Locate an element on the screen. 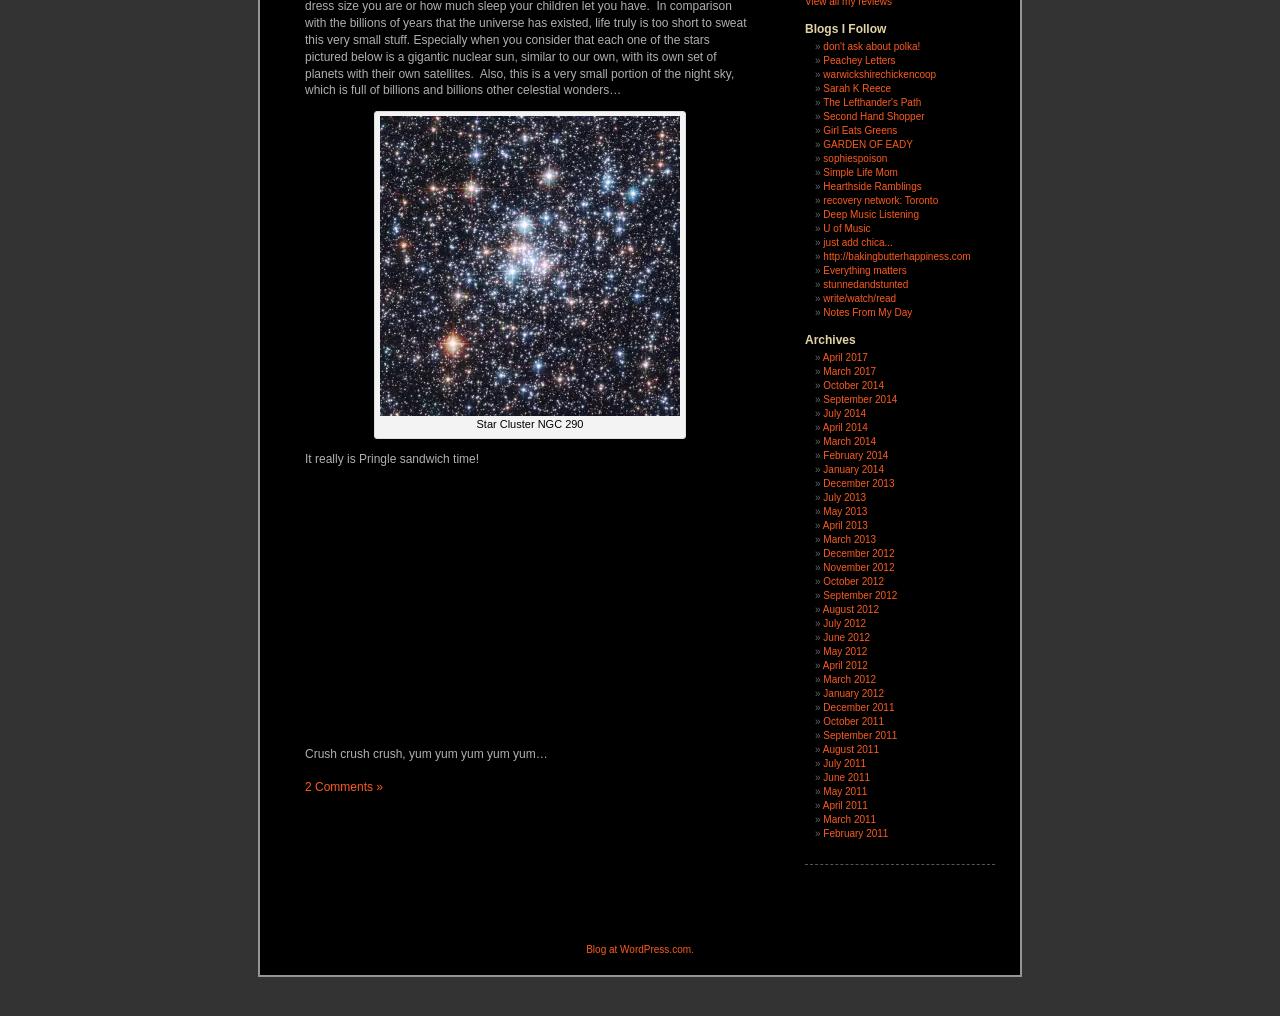  'April 2011' is located at coordinates (844, 804).